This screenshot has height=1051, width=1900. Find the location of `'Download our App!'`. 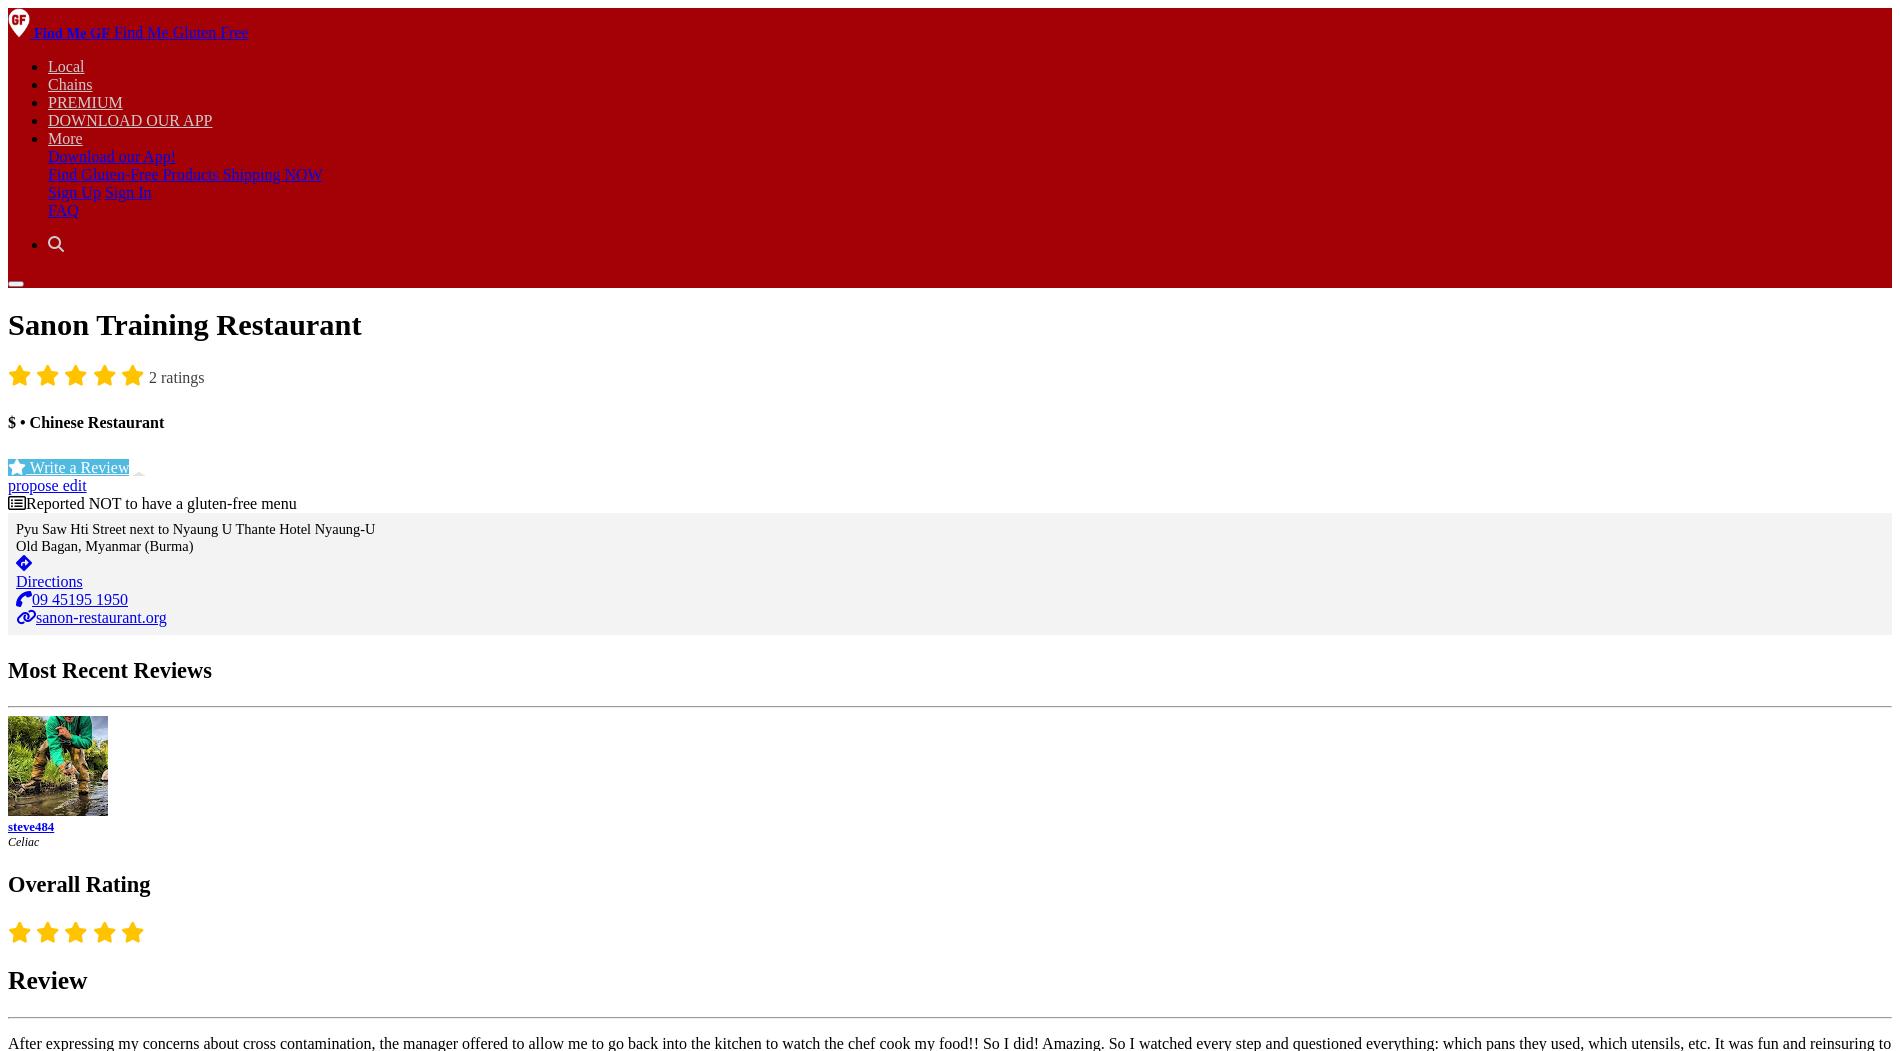

'Download our App!' is located at coordinates (111, 155).